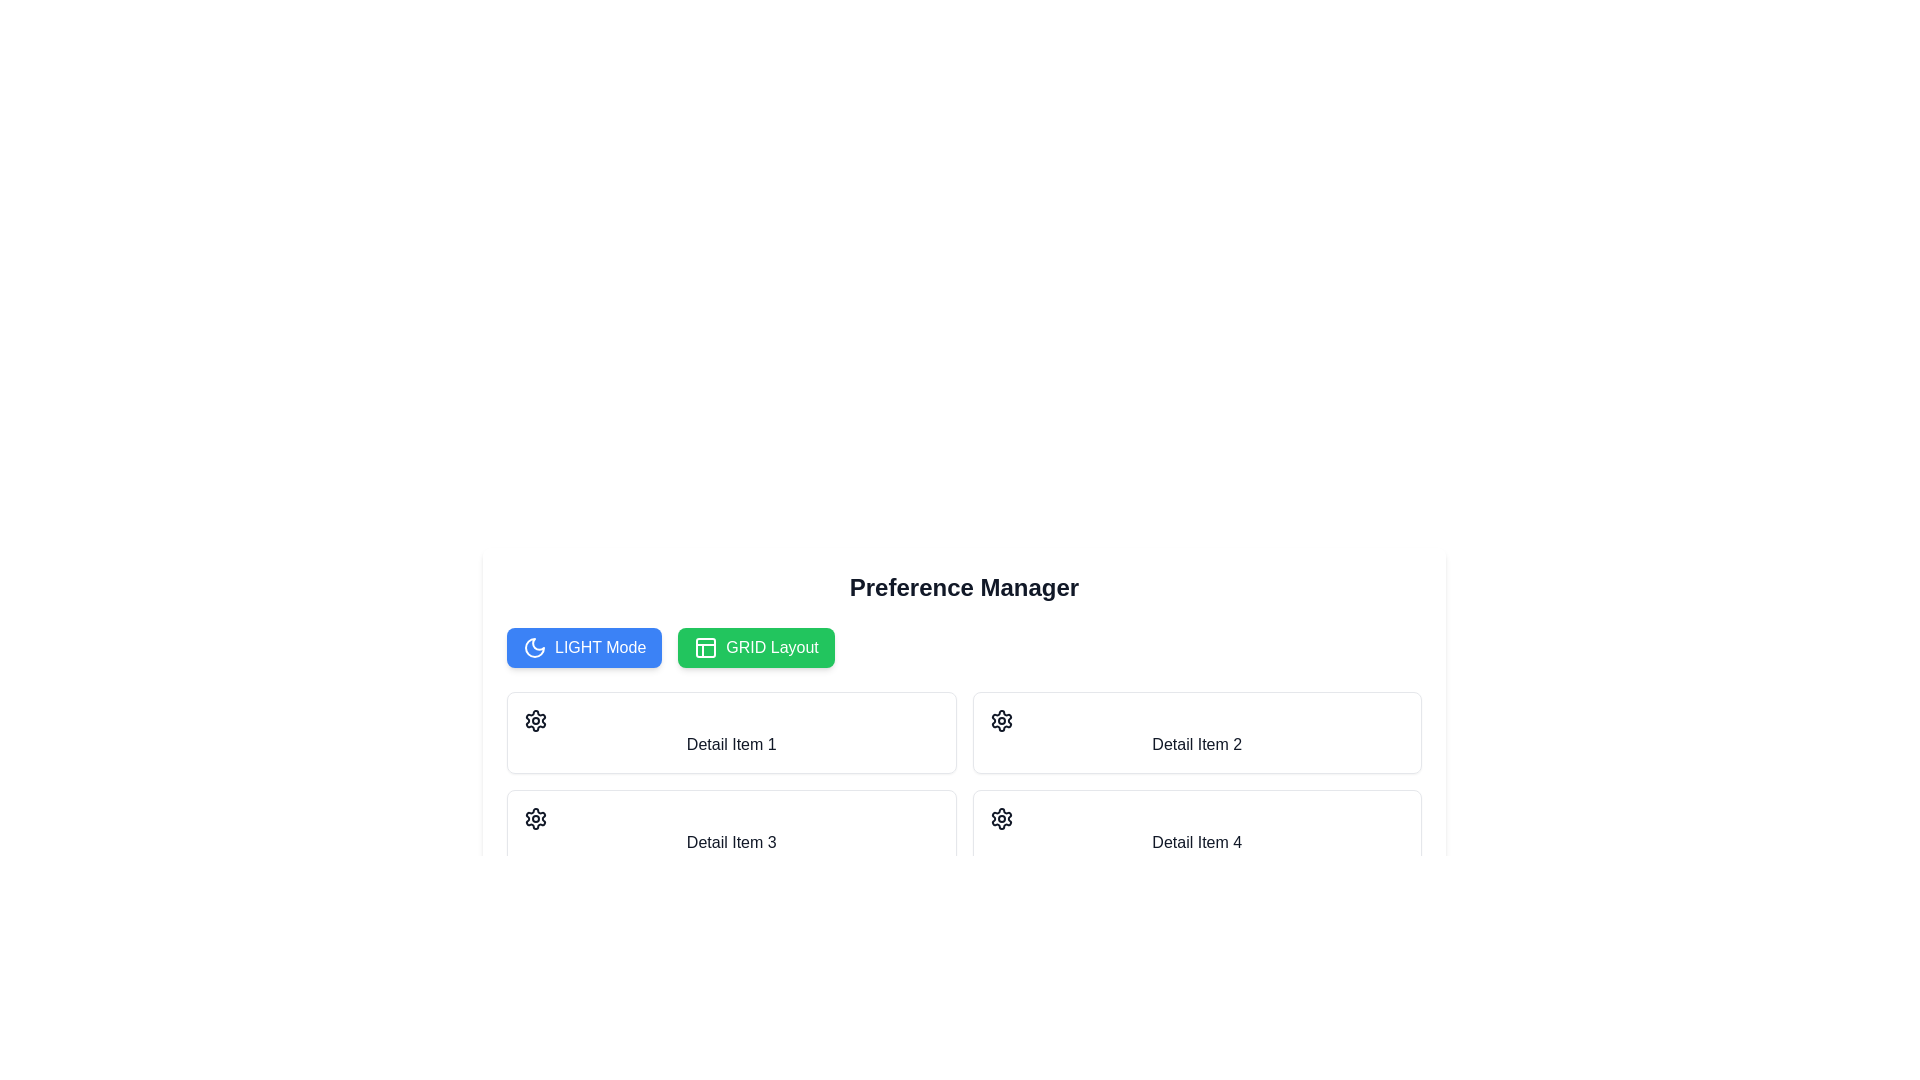 The height and width of the screenshot is (1080, 1920). Describe the element at coordinates (1001, 818) in the screenshot. I see `the settings icon for 'Detail Item 4' located` at that location.